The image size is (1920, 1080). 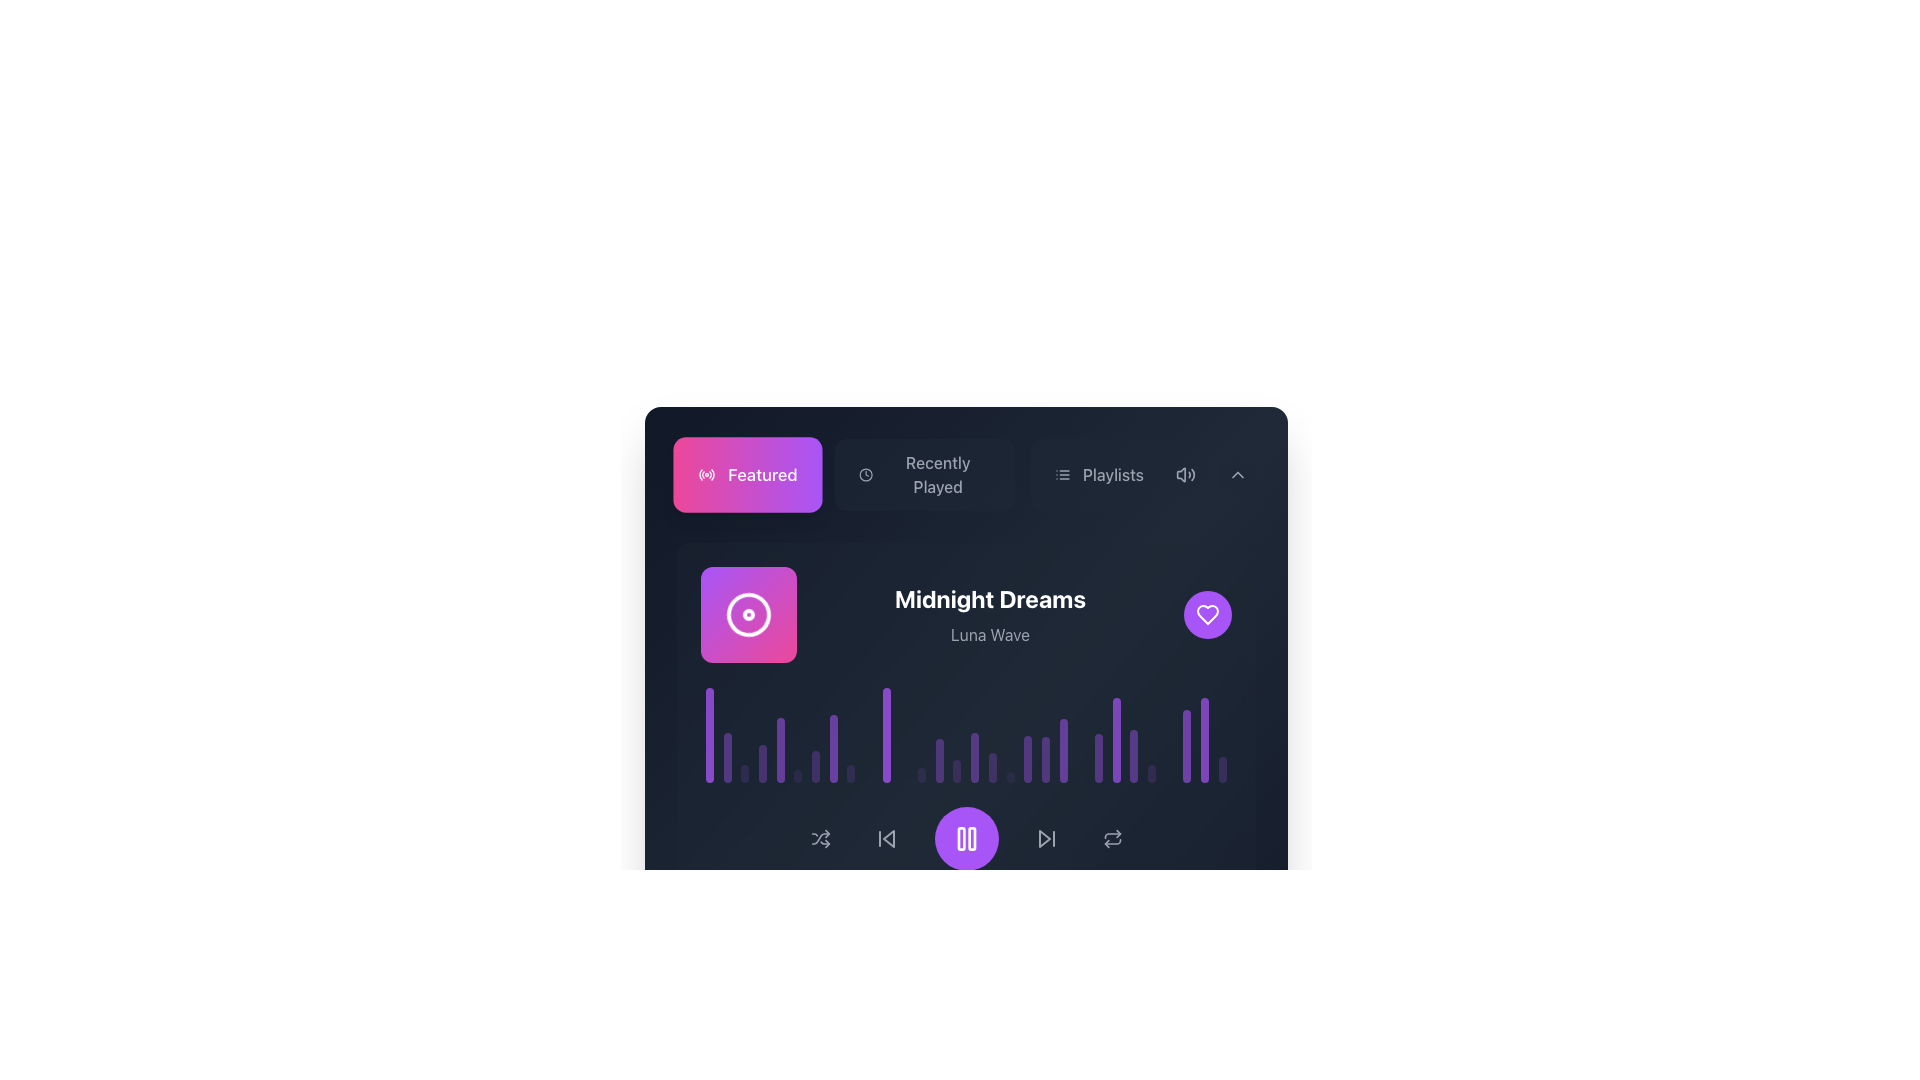 I want to click on the fifth vertical bar in the bar chart, which is rendered in a semi-transparent purple color and has rounded edges, so click(x=779, y=750).